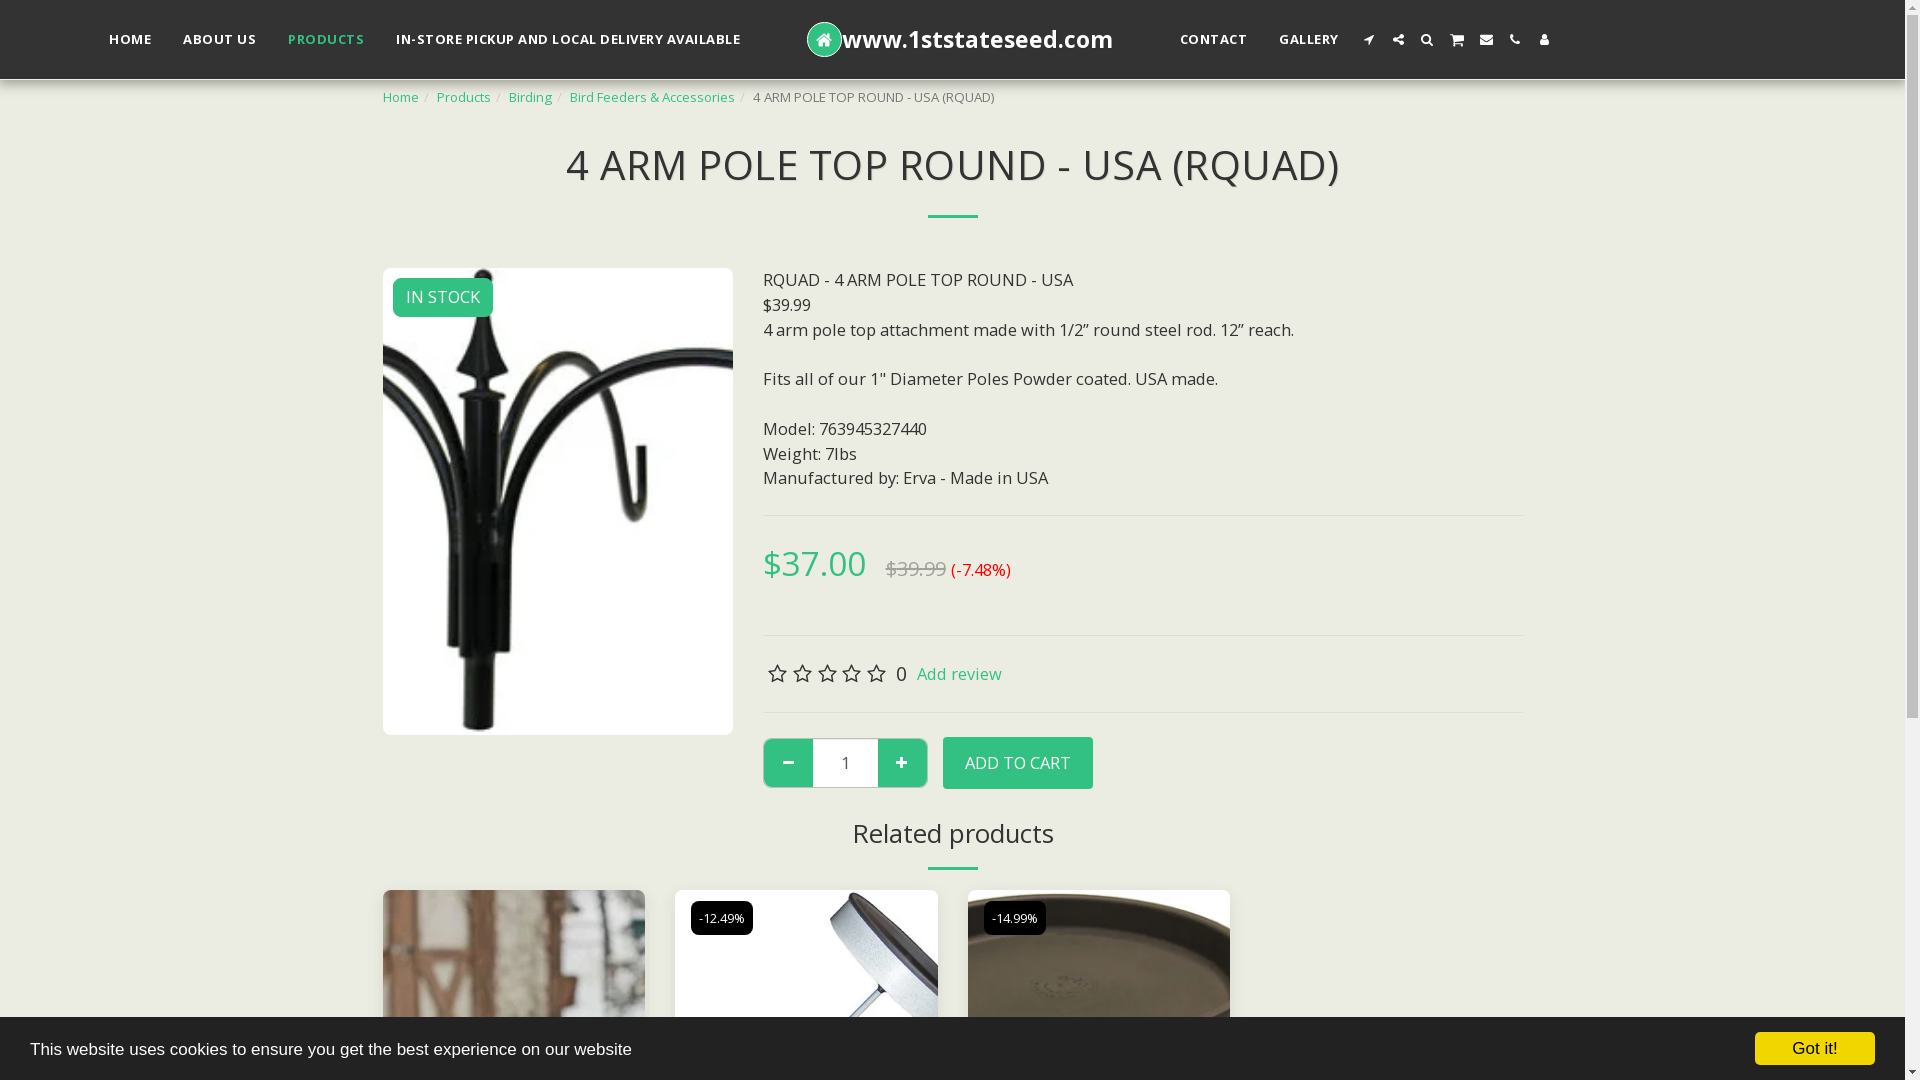 The height and width of the screenshot is (1080, 1920). What do you see at coordinates (326, 38) in the screenshot?
I see `'PRODUCTS'` at bounding box center [326, 38].